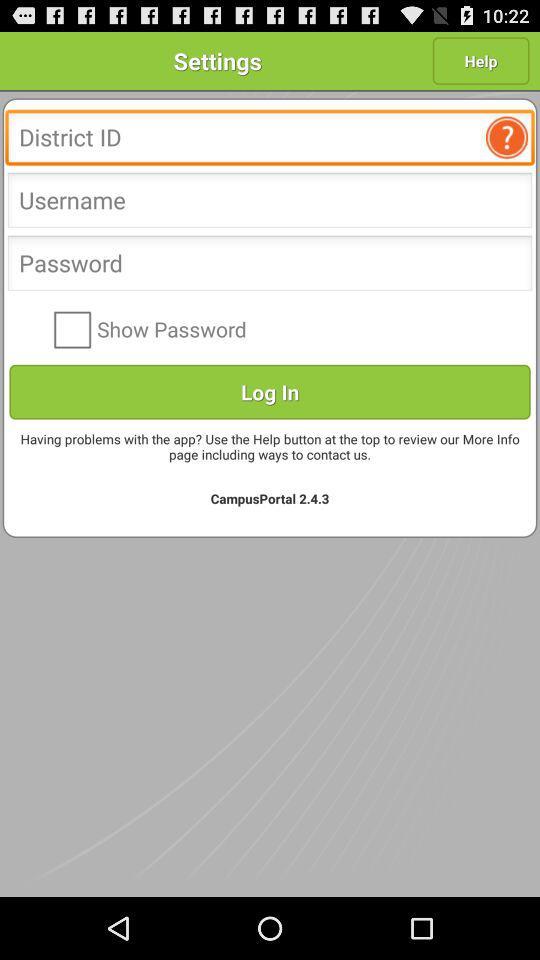 Image resolution: width=540 pixels, height=960 pixels. Describe the element at coordinates (270, 497) in the screenshot. I see `campusportal 2 4` at that location.